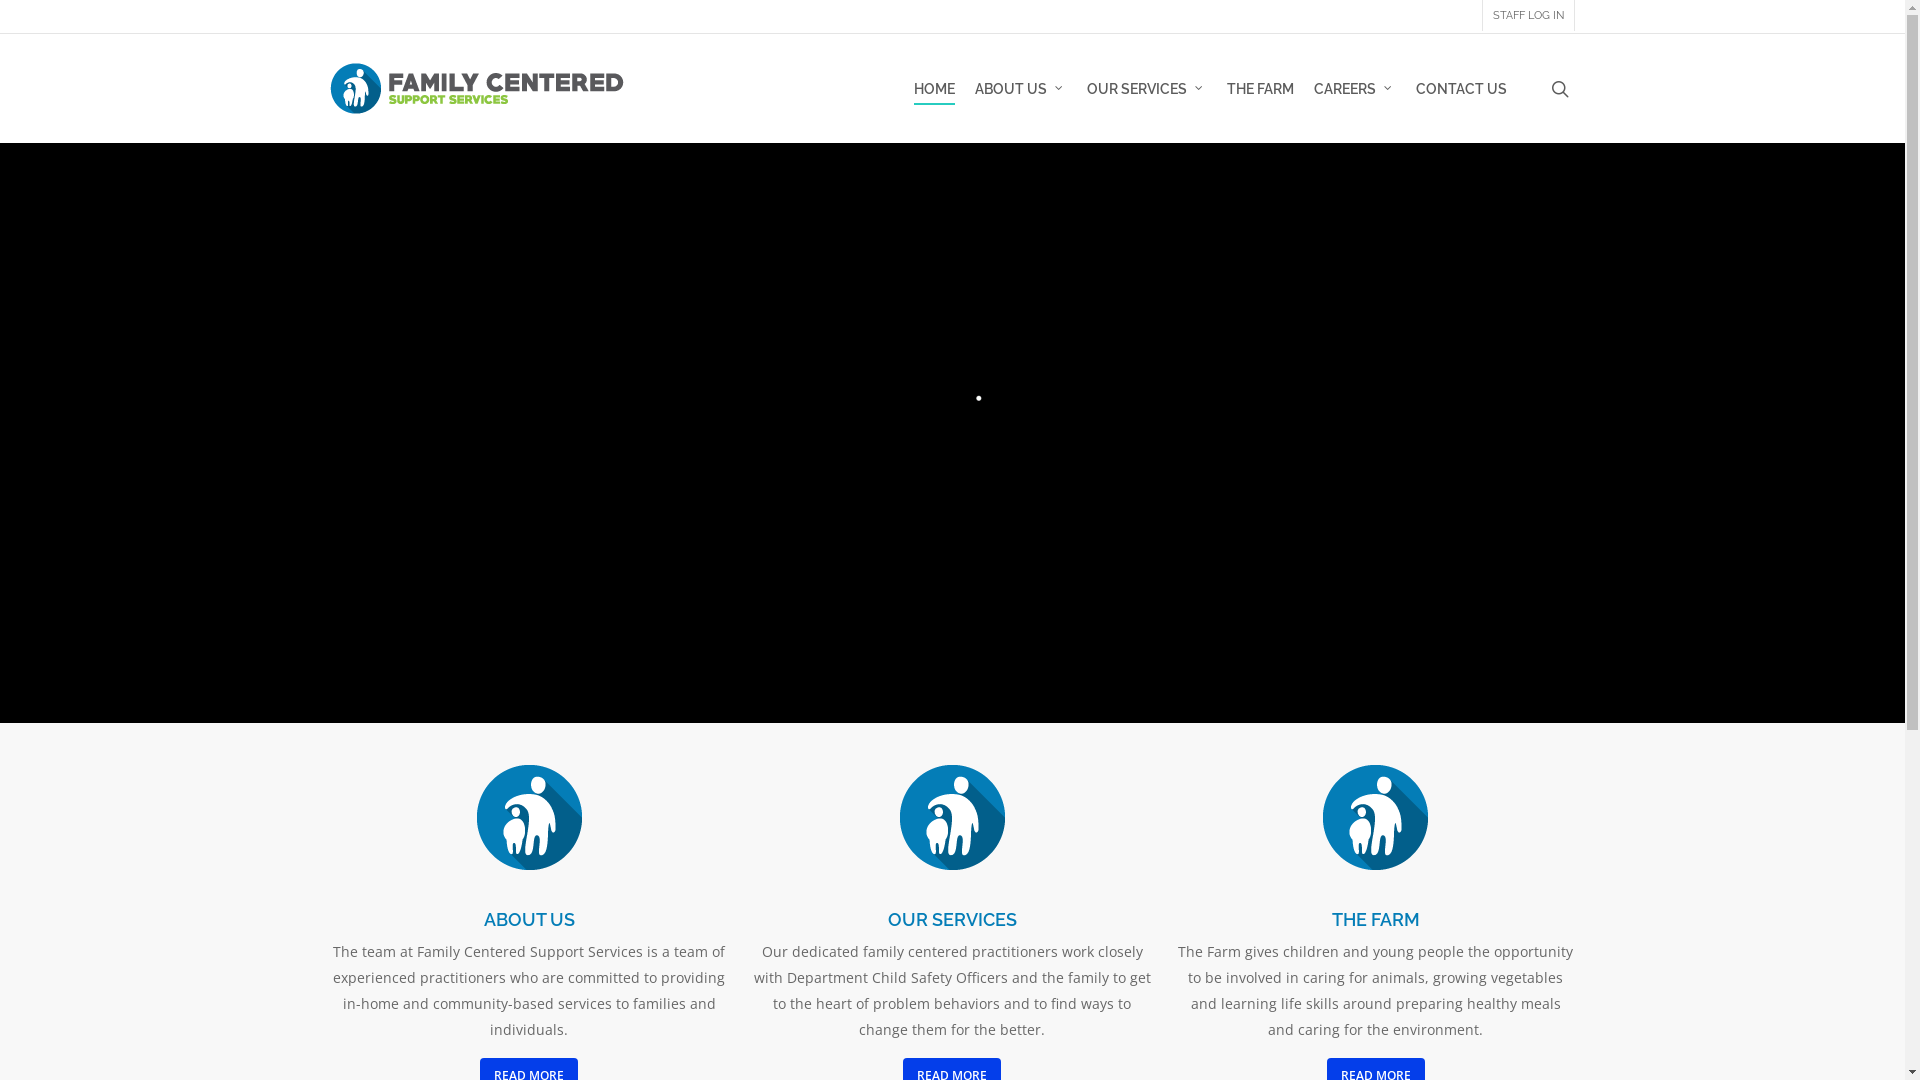 The height and width of the screenshot is (1080, 1920). What do you see at coordinates (1354, 87) in the screenshot?
I see `'CAREERS'` at bounding box center [1354, 87].